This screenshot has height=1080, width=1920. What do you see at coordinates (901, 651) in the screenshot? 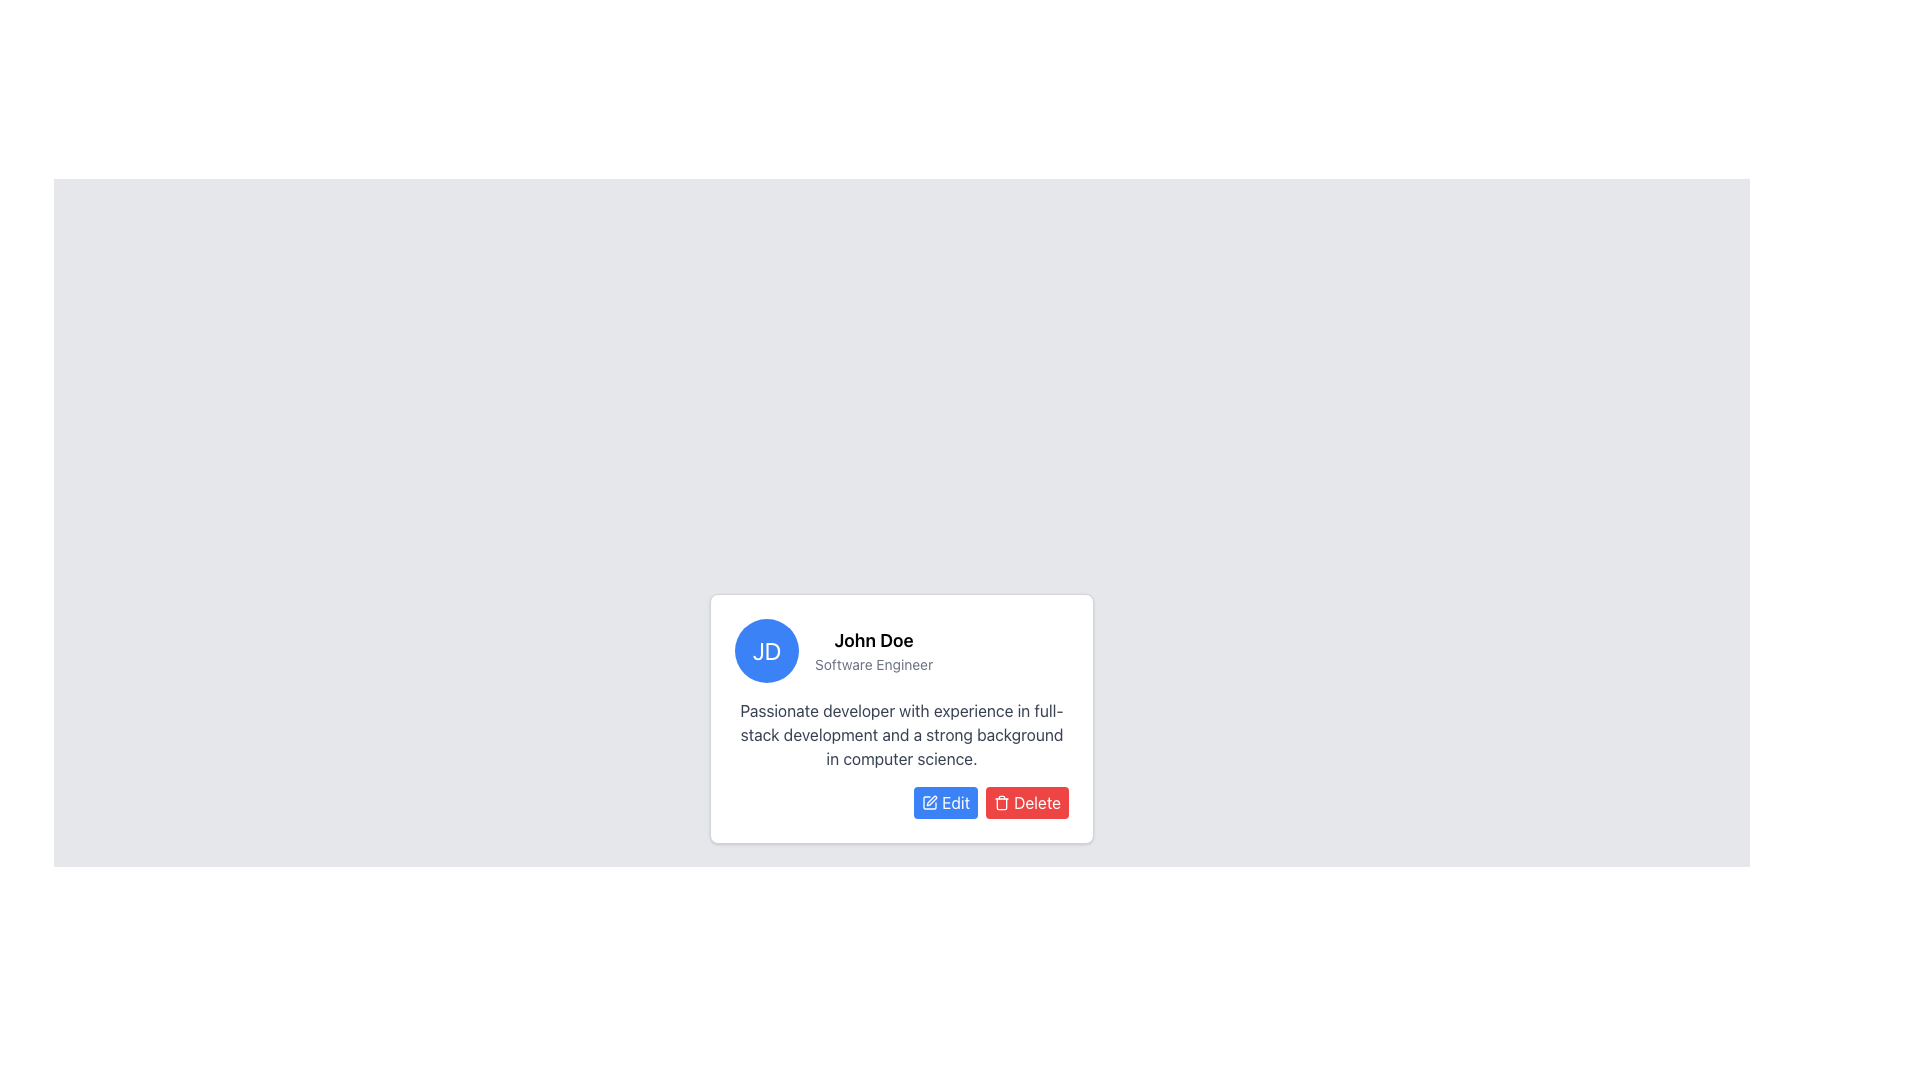
I see `the Profile Header element, which serves as a visual identifier for the user` at bounding box center [901, 651].